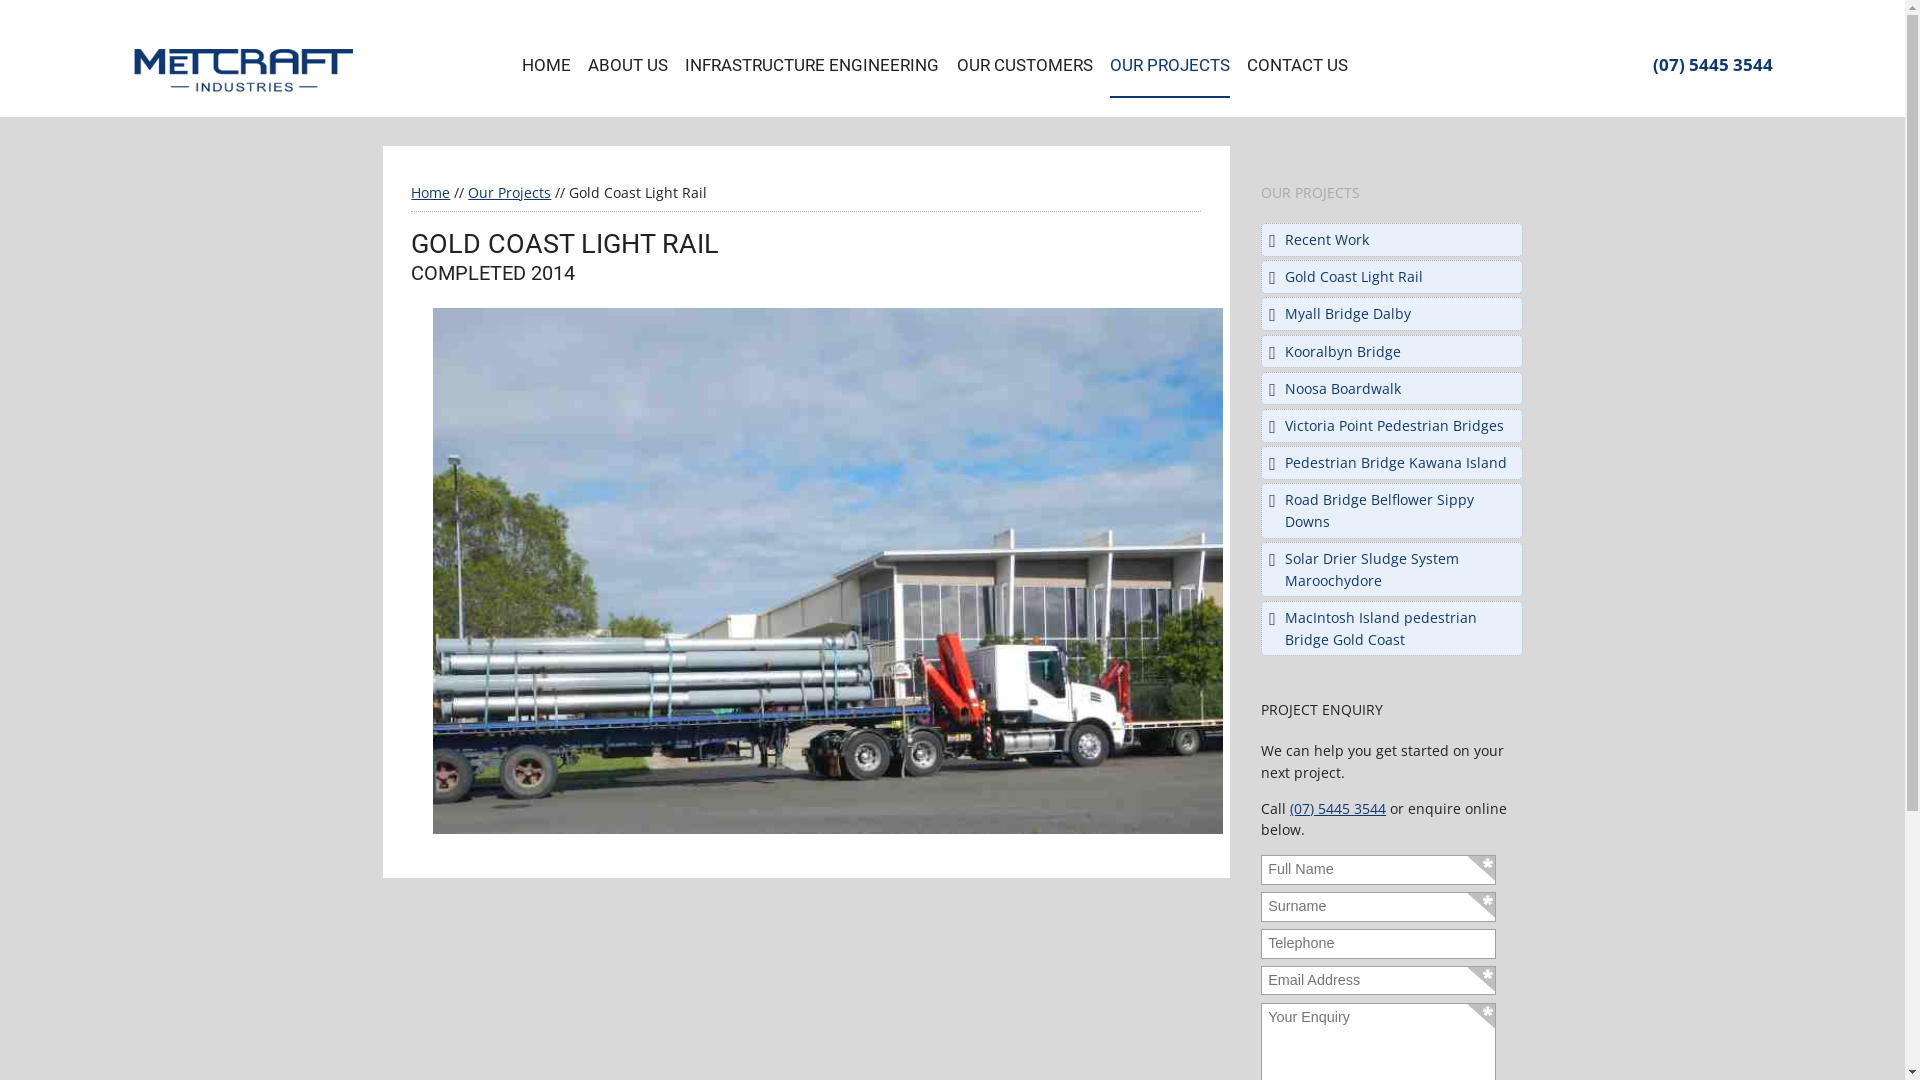 This screenshot has height=1080, width=1920. I want to click on '(07) 5445 3544', so click(1651, 63).